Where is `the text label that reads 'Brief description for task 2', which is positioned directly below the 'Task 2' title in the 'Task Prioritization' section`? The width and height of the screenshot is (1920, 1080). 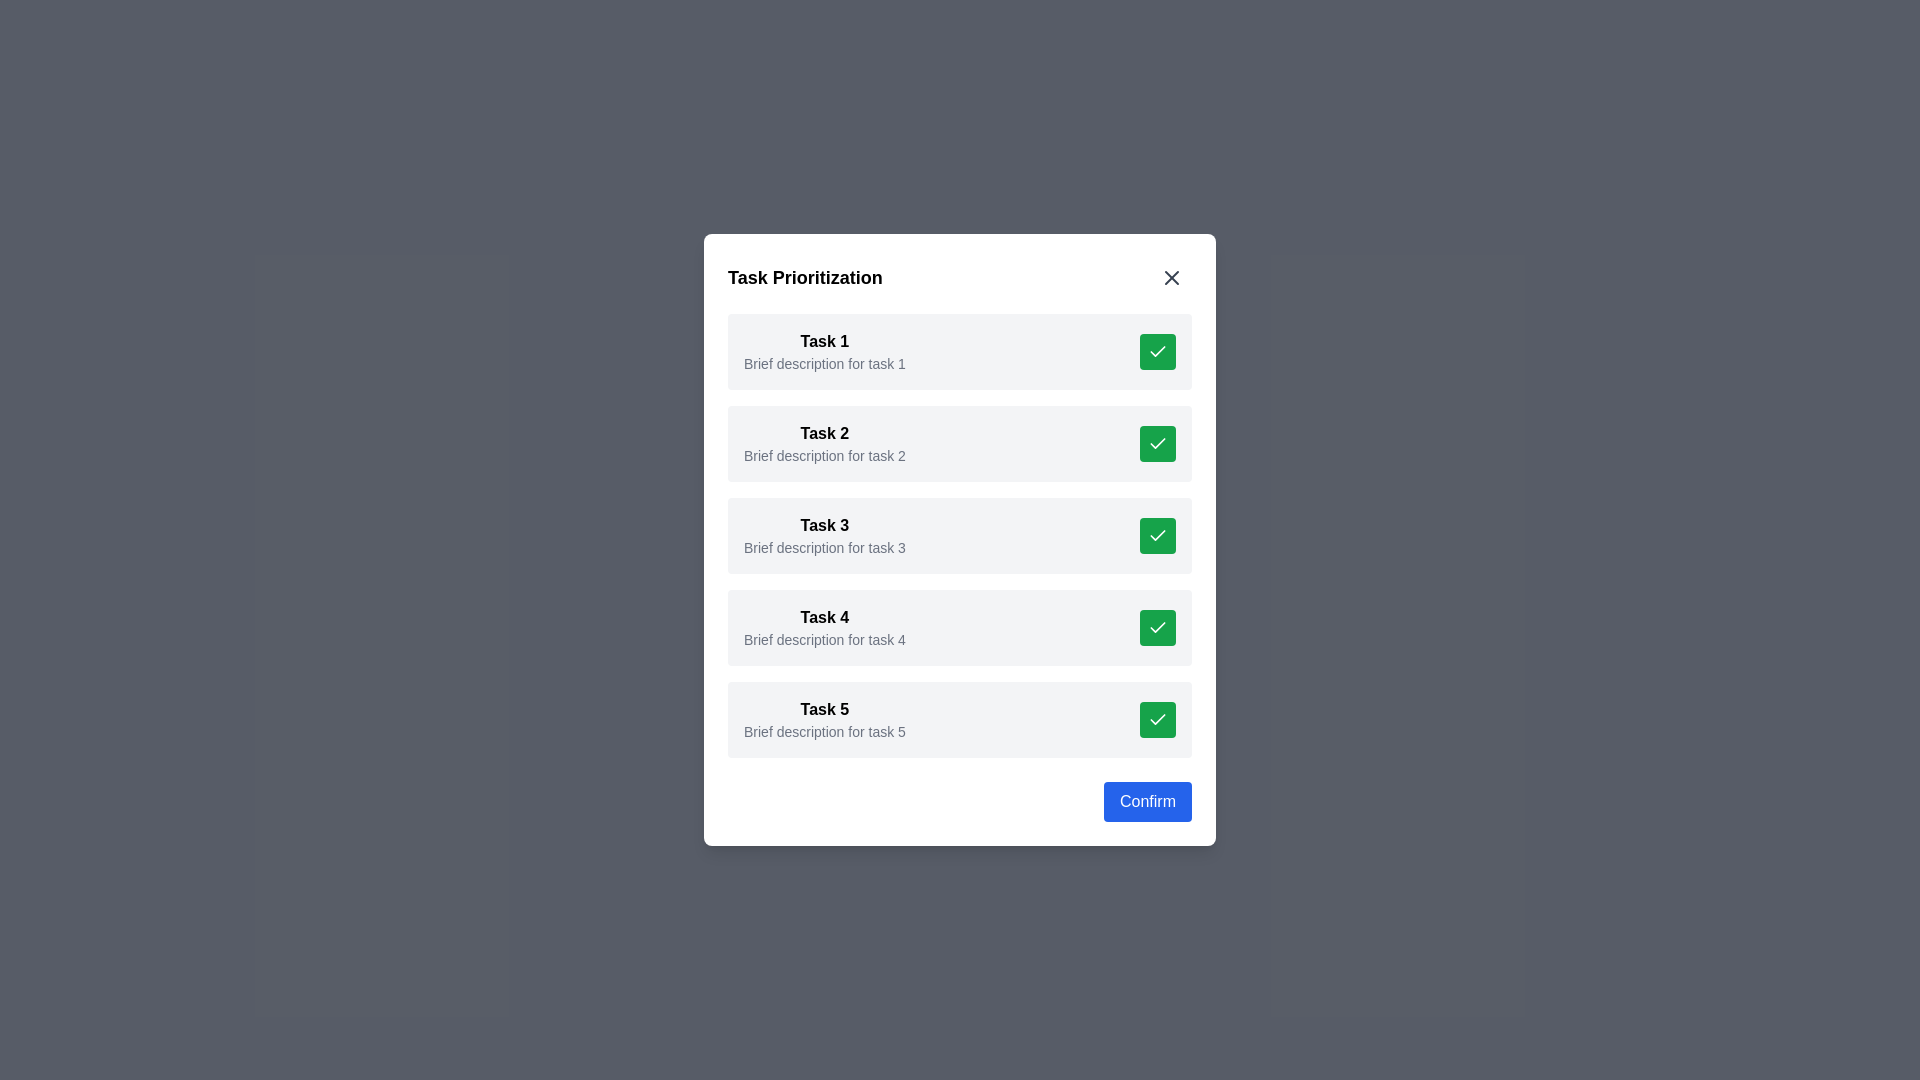
the text label that reads 'Brief description for task 2', which is positioned directly below the 'Task 2' title in the 'Task Prioritization' section is located at coordinates (825, 455).